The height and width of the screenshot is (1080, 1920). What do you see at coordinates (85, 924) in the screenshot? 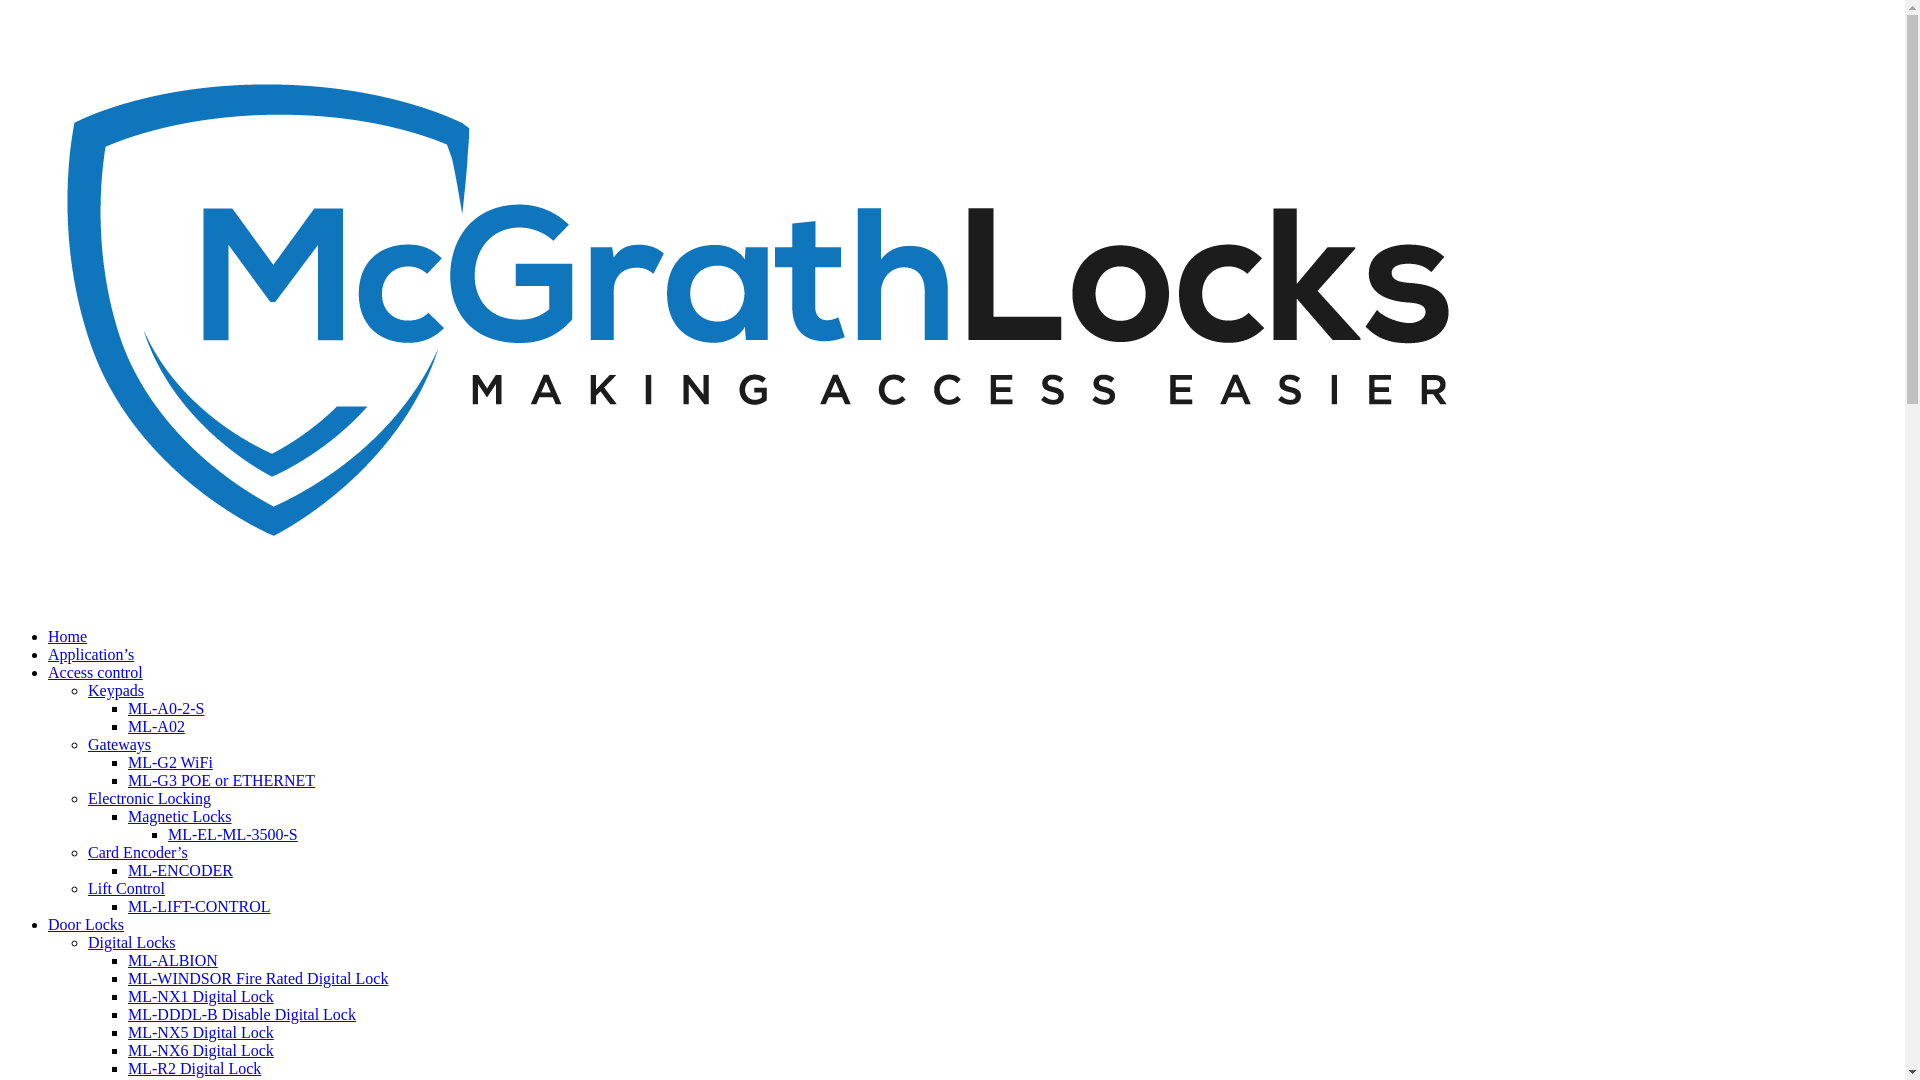
I see `'Door Locks'` at bounding box center [85, 924].